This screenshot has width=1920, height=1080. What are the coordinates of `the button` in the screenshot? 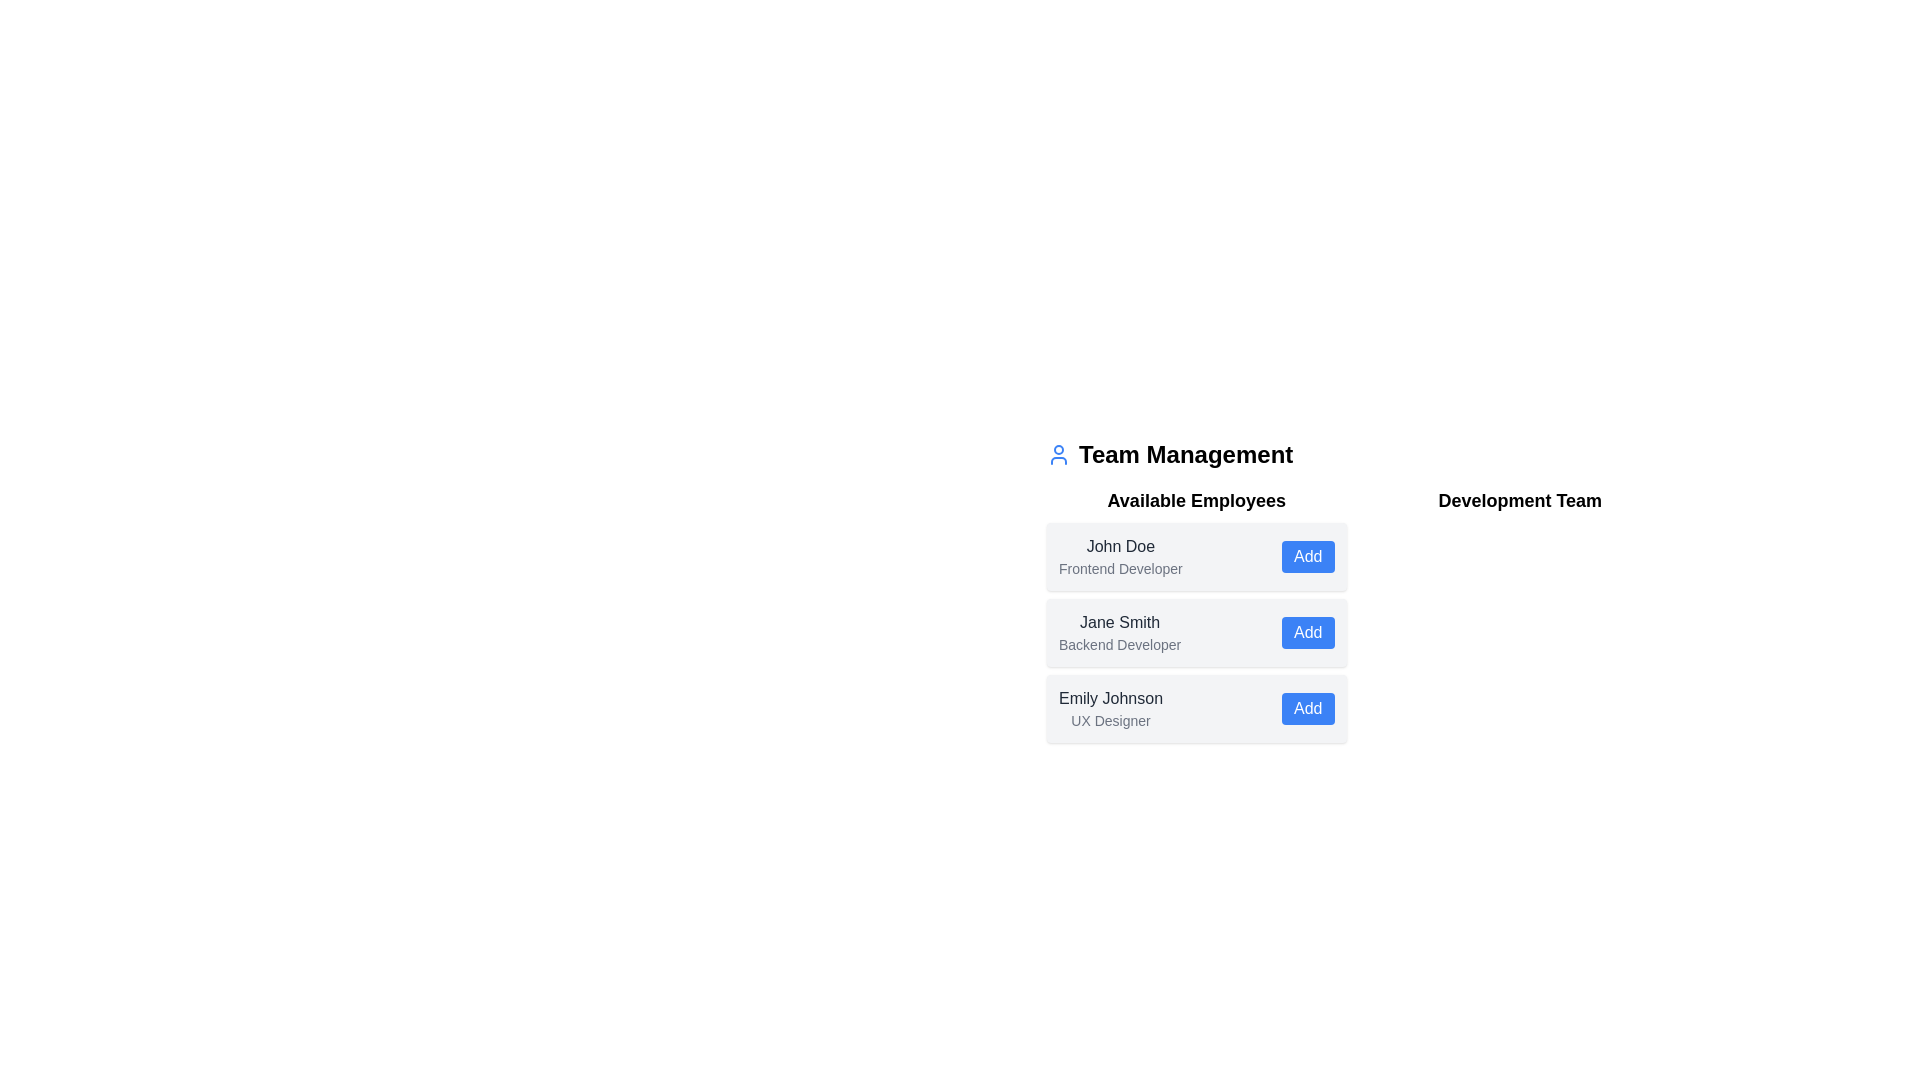 It's located at (1308, 632).